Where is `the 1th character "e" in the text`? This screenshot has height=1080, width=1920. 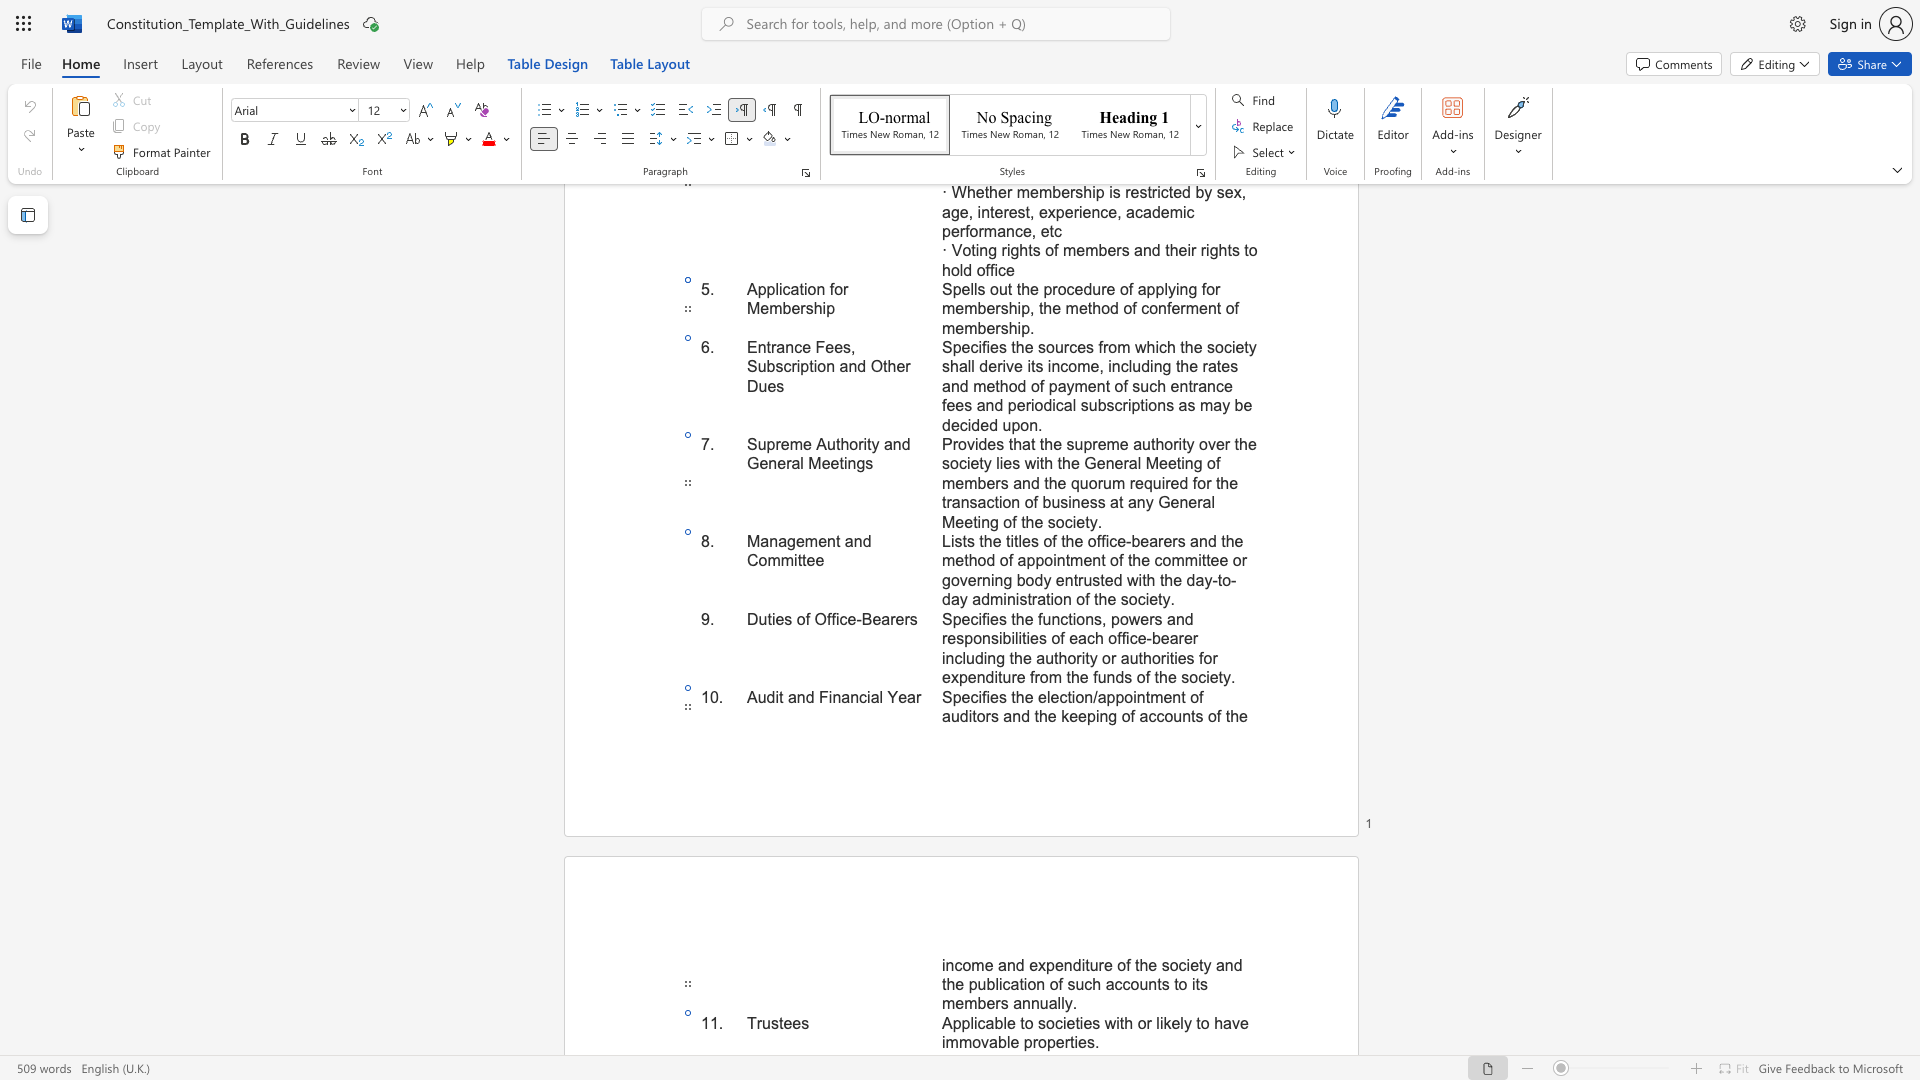
the 1th character "e" in the text is located at coordinates (1011, 1023).